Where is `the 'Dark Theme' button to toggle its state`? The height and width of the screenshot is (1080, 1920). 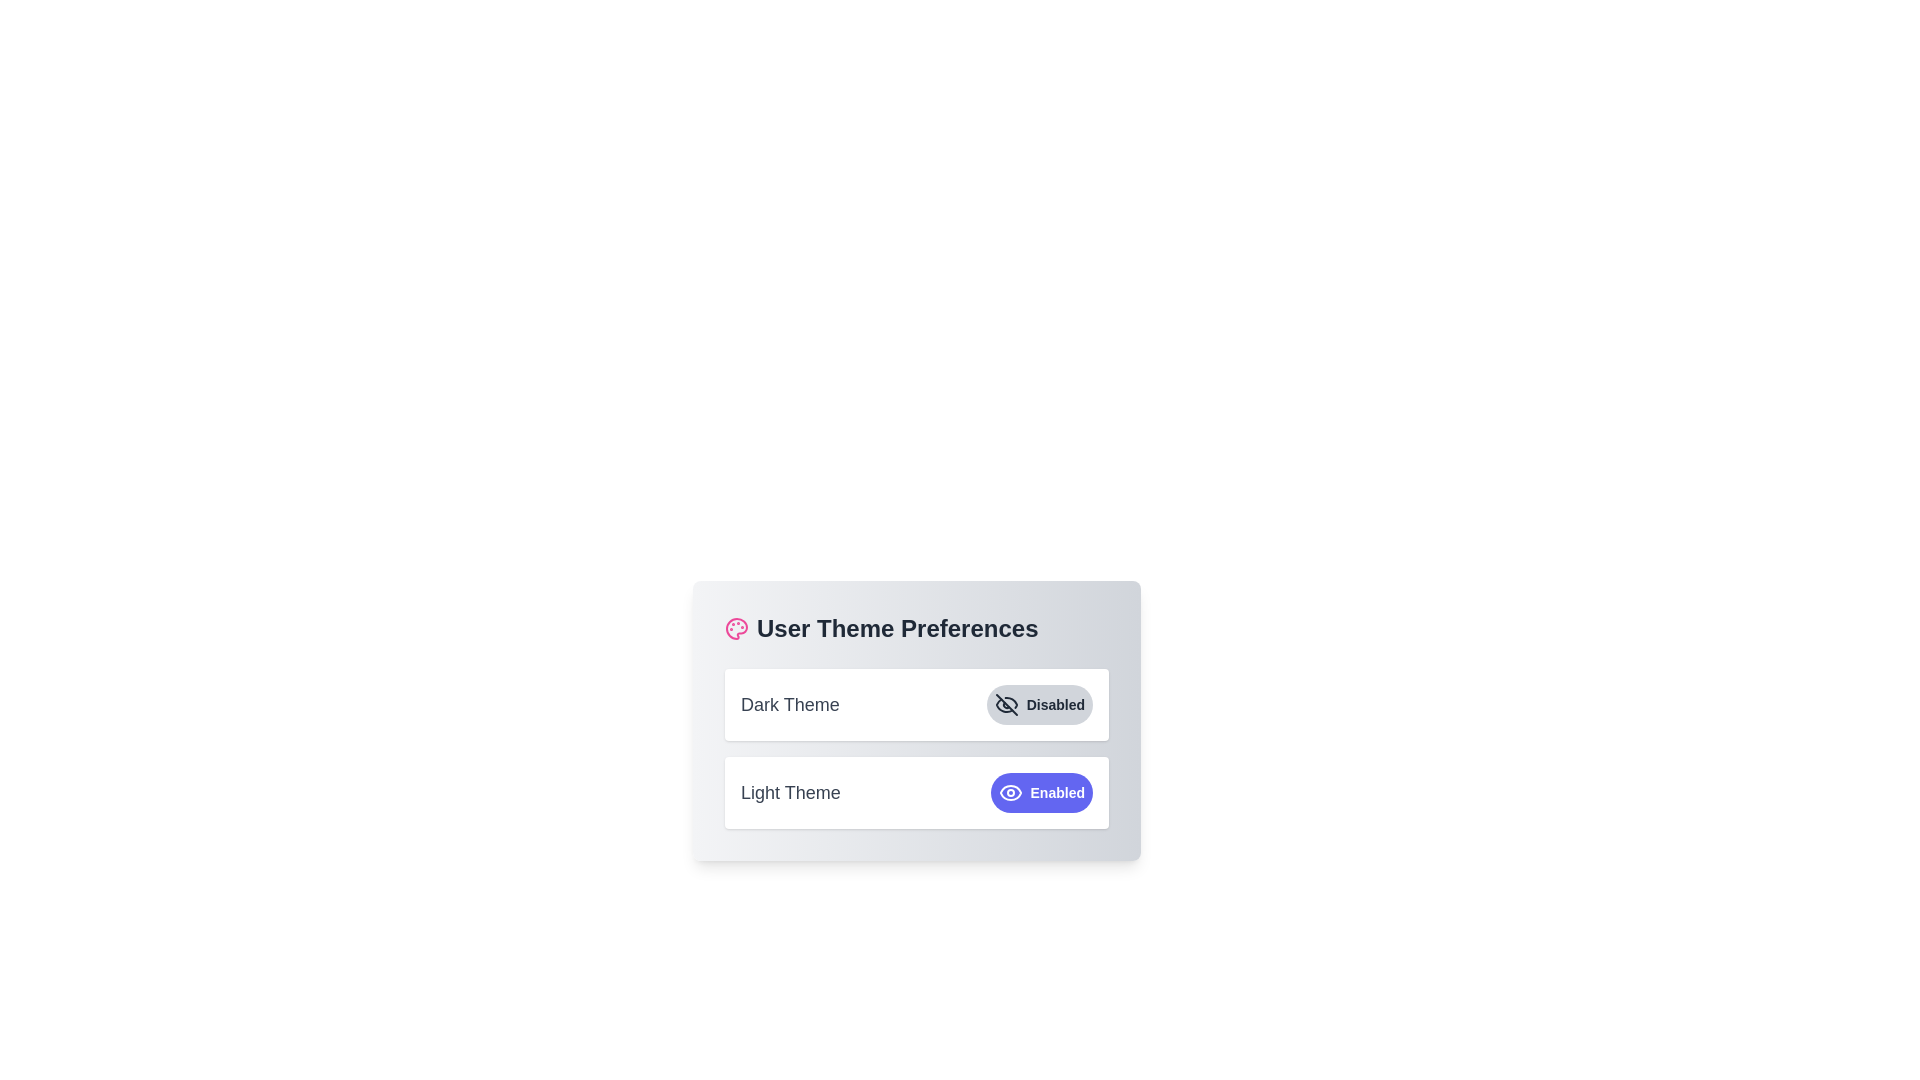 the 'Dark Theme' button to toggle its state is located at coordinates (1039, 704).